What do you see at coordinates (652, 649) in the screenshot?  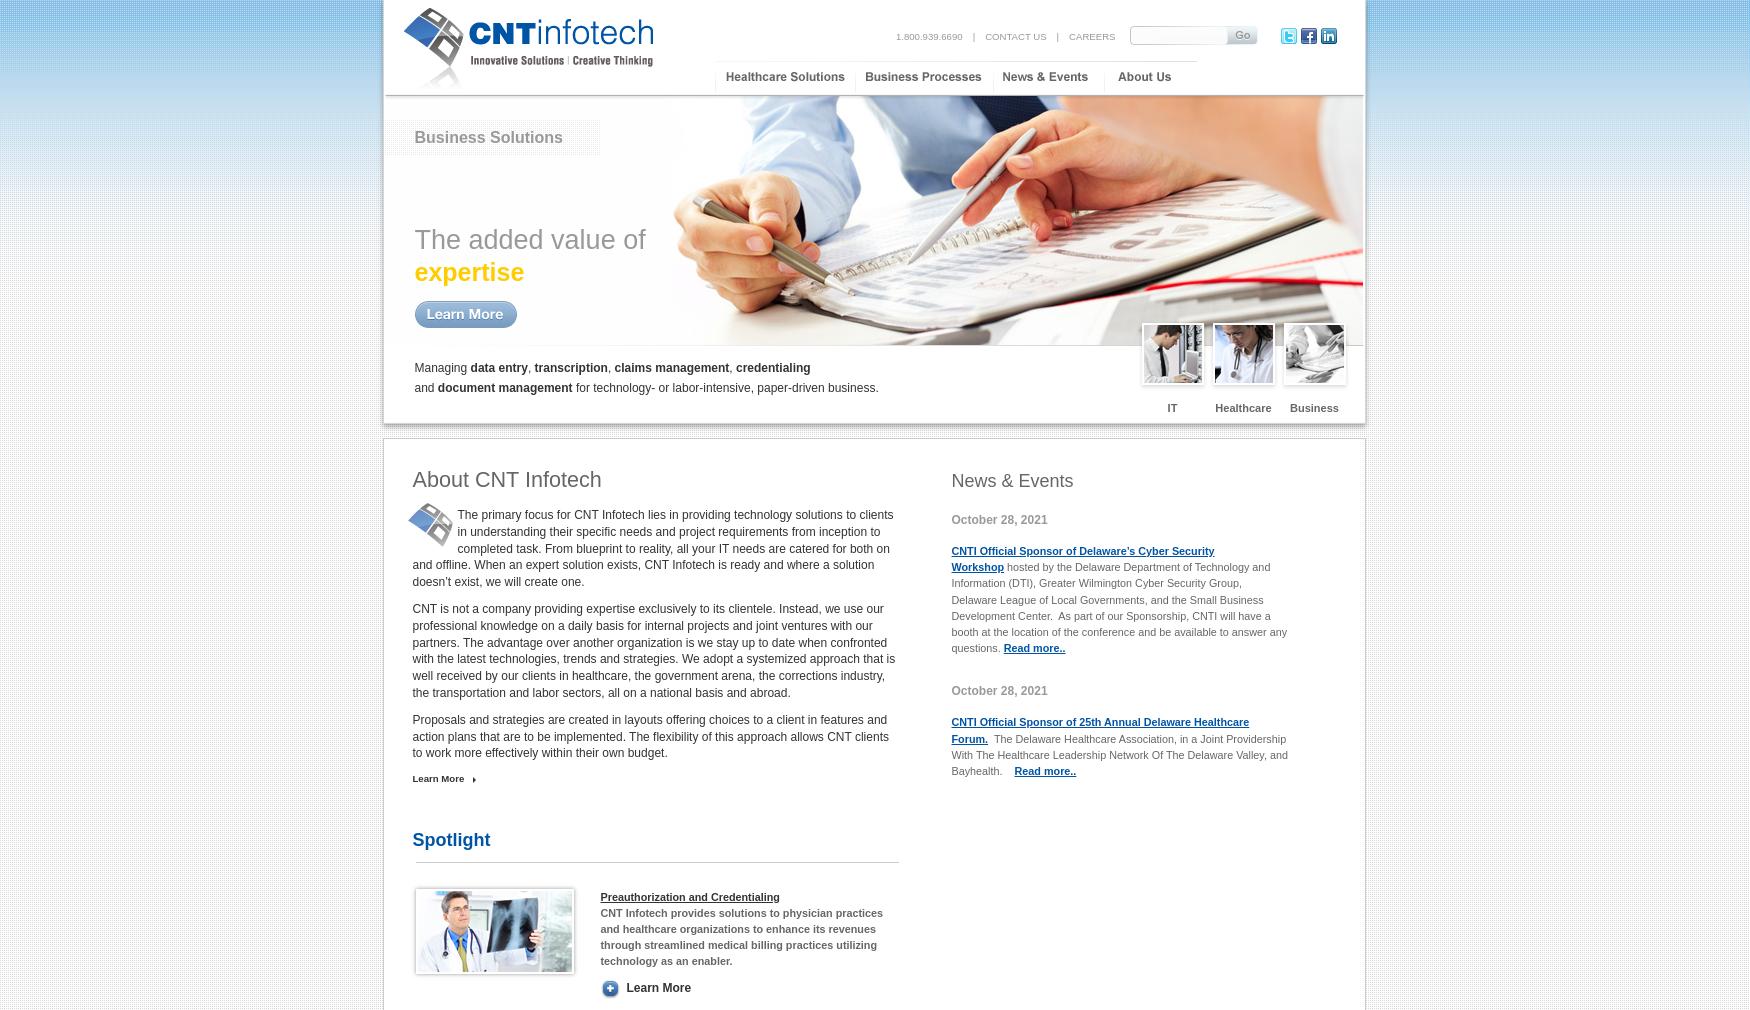 I see `'CNT is not a company providing expertise exclusively to its clientele. Instead, we use our professional knowledge on a daily basis for internal projects and joint ventures with our partners. The advantage over another organization is we stay up to date when confronted with the latest technologies, trends and strategies. We adopt a systemized approach that is well received by our clients in healthcare, the government arena, the corrections industry, the transportation and labor sectors, all on a national basis and abroad.'` at bounding box center [652, 649].